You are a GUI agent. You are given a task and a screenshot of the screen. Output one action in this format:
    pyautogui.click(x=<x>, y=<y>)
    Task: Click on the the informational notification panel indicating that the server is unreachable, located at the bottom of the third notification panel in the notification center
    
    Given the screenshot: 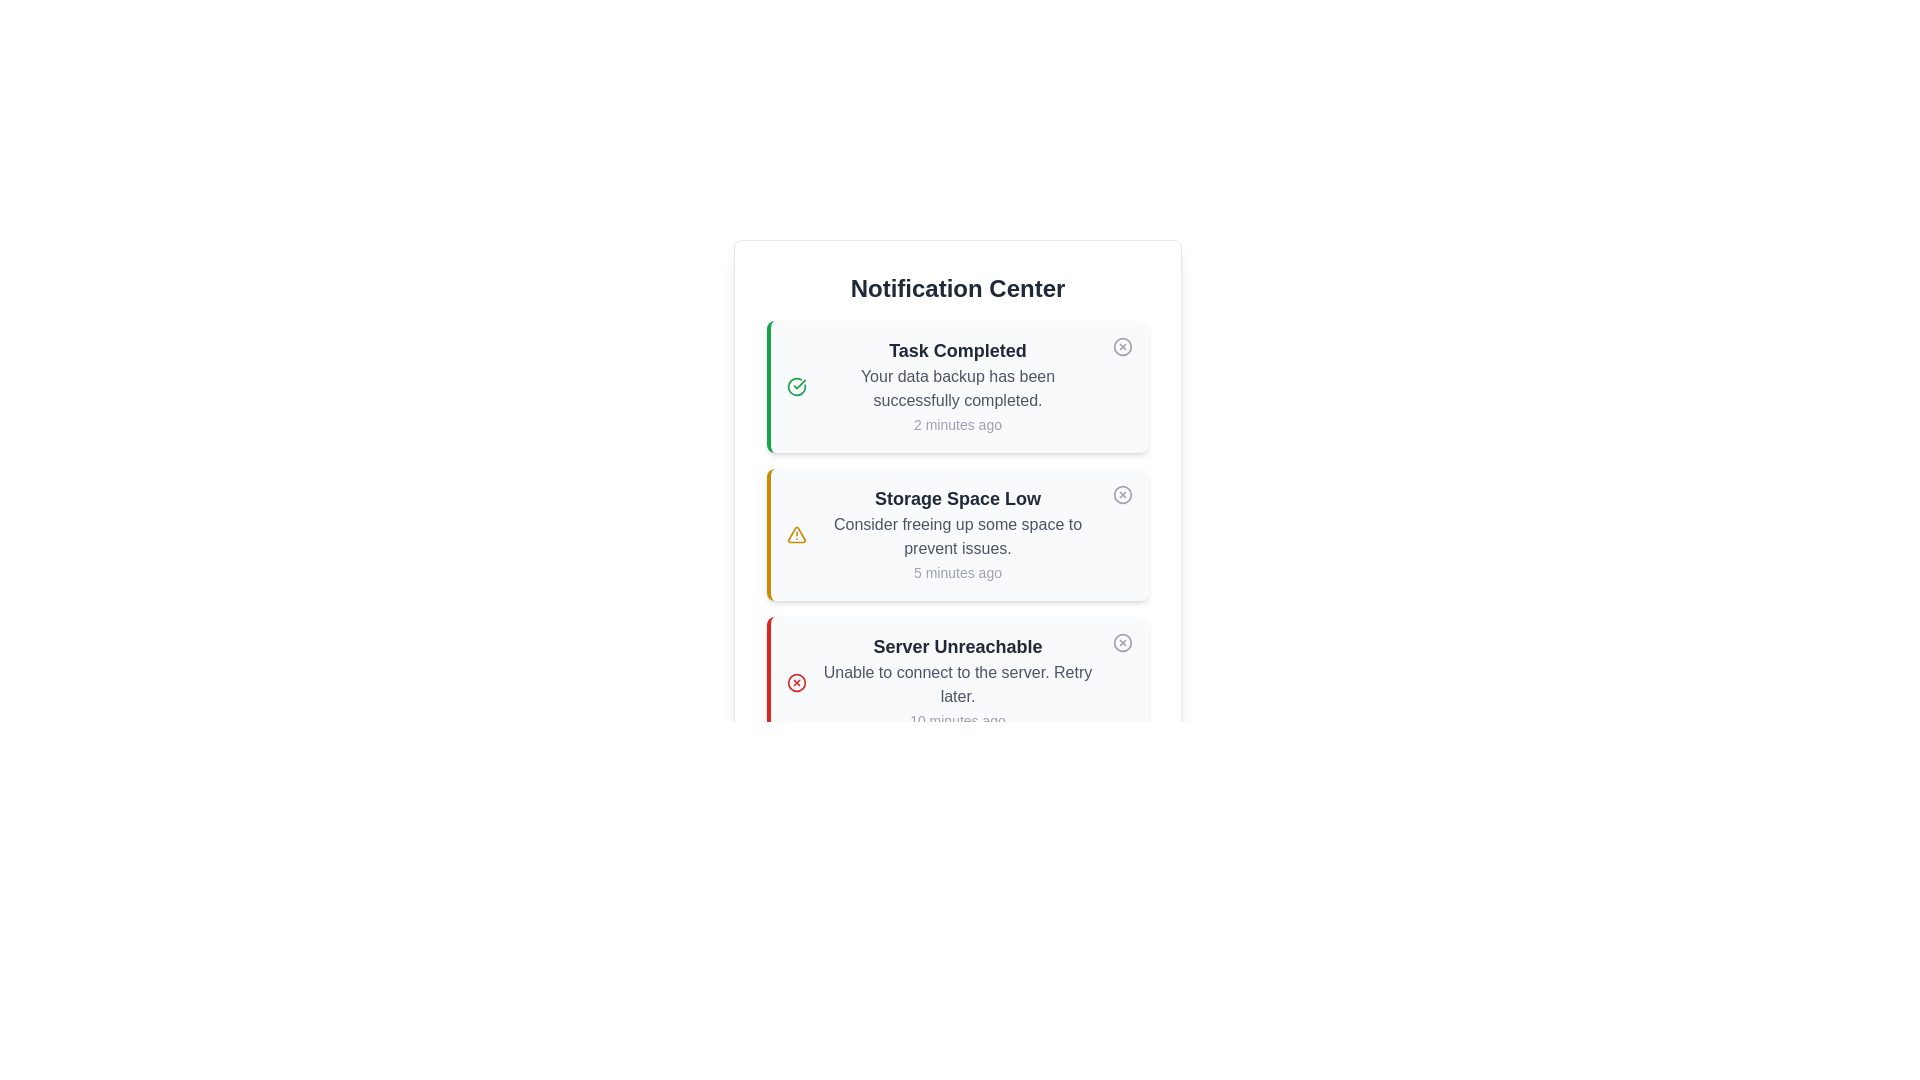 What is the action you would take?
    pyautogui.click(x=940, y=681)
    